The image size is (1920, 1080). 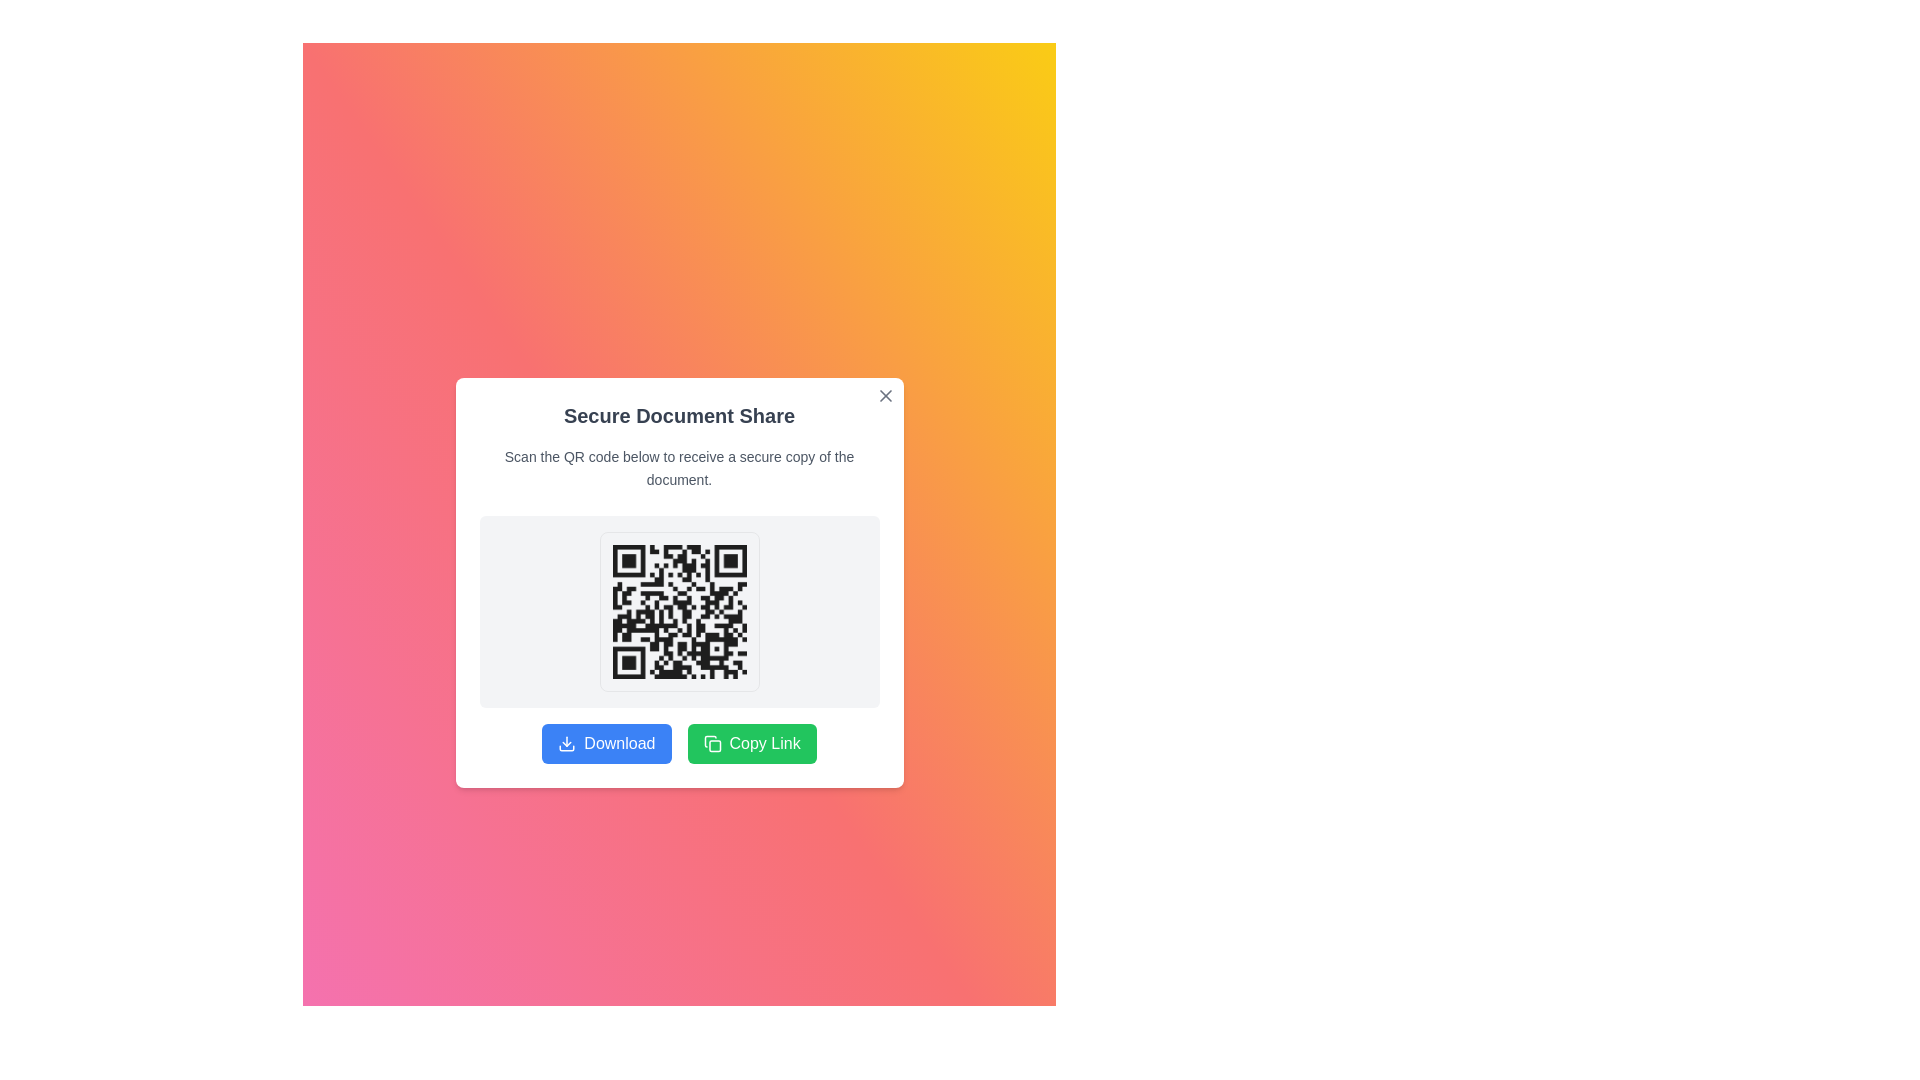 What do you see at coordinates (751, 743) in the screenshot?
I see `the second button from the left in the horizontal row of buttons within the modal, located to the right of the blue 'Download' button` at bounding box center [751, 743].